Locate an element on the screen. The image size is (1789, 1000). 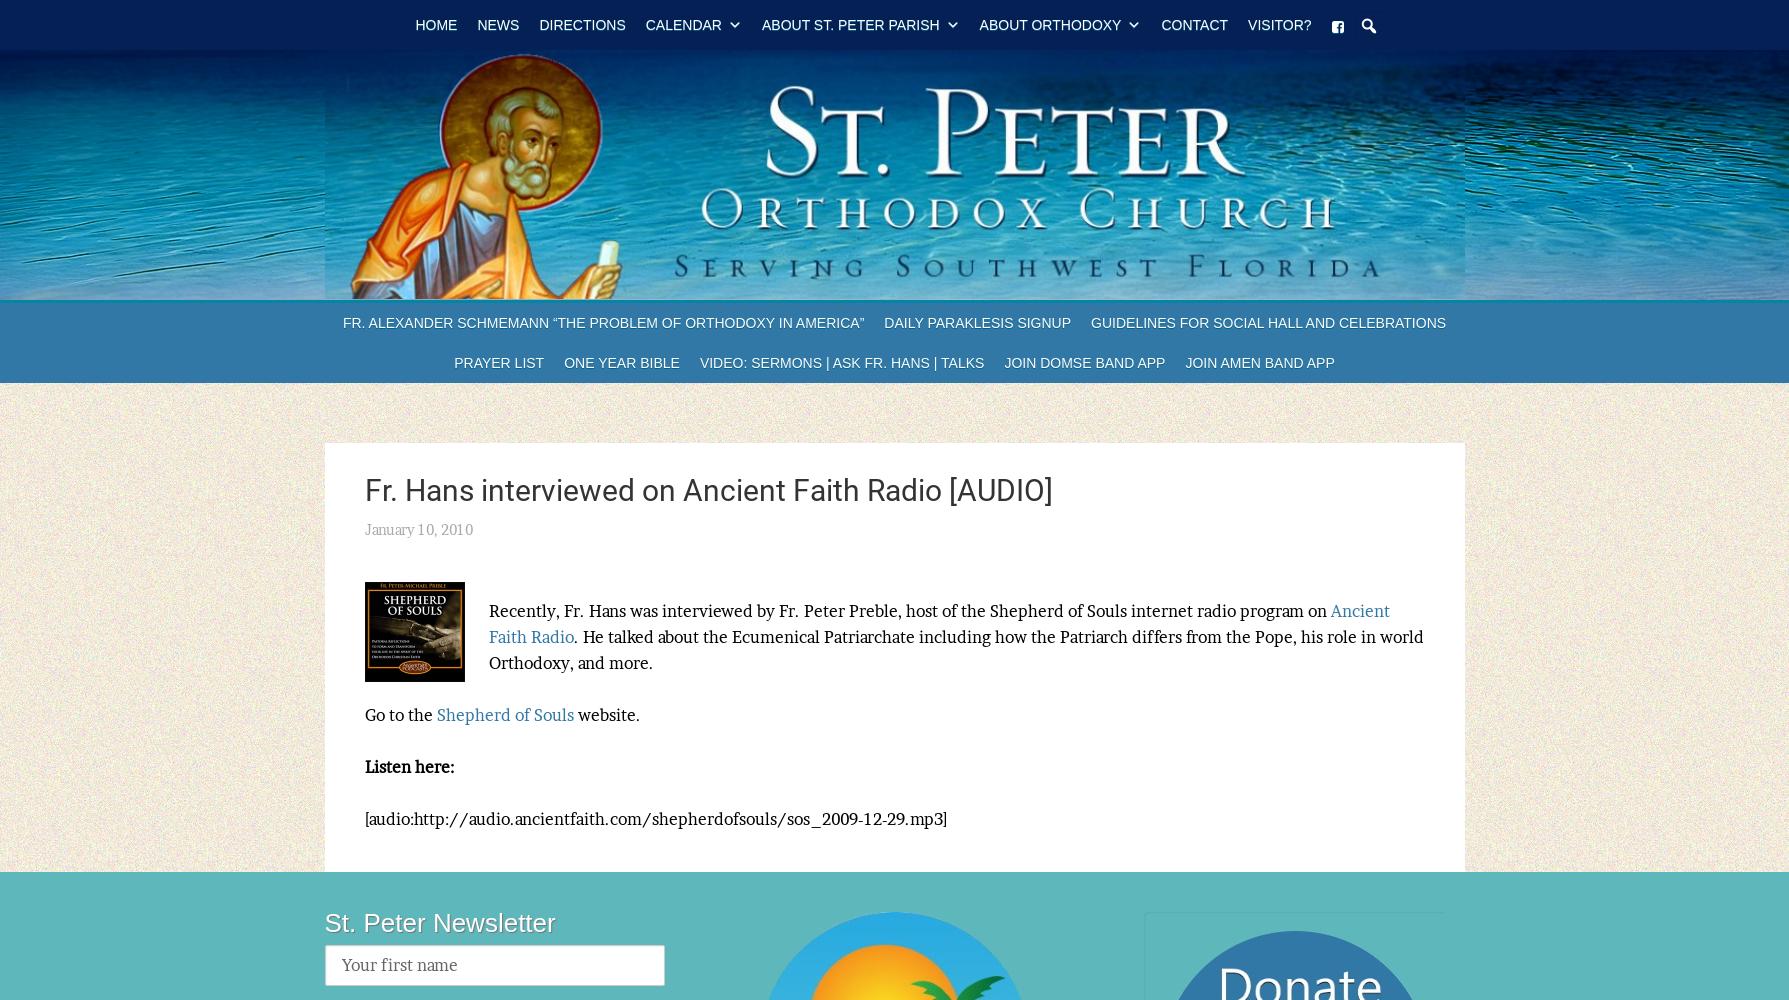
'Fr. Alexander Schmemann “The Problem of Orthodoxy in America”' is located at coordinates (603, 322).